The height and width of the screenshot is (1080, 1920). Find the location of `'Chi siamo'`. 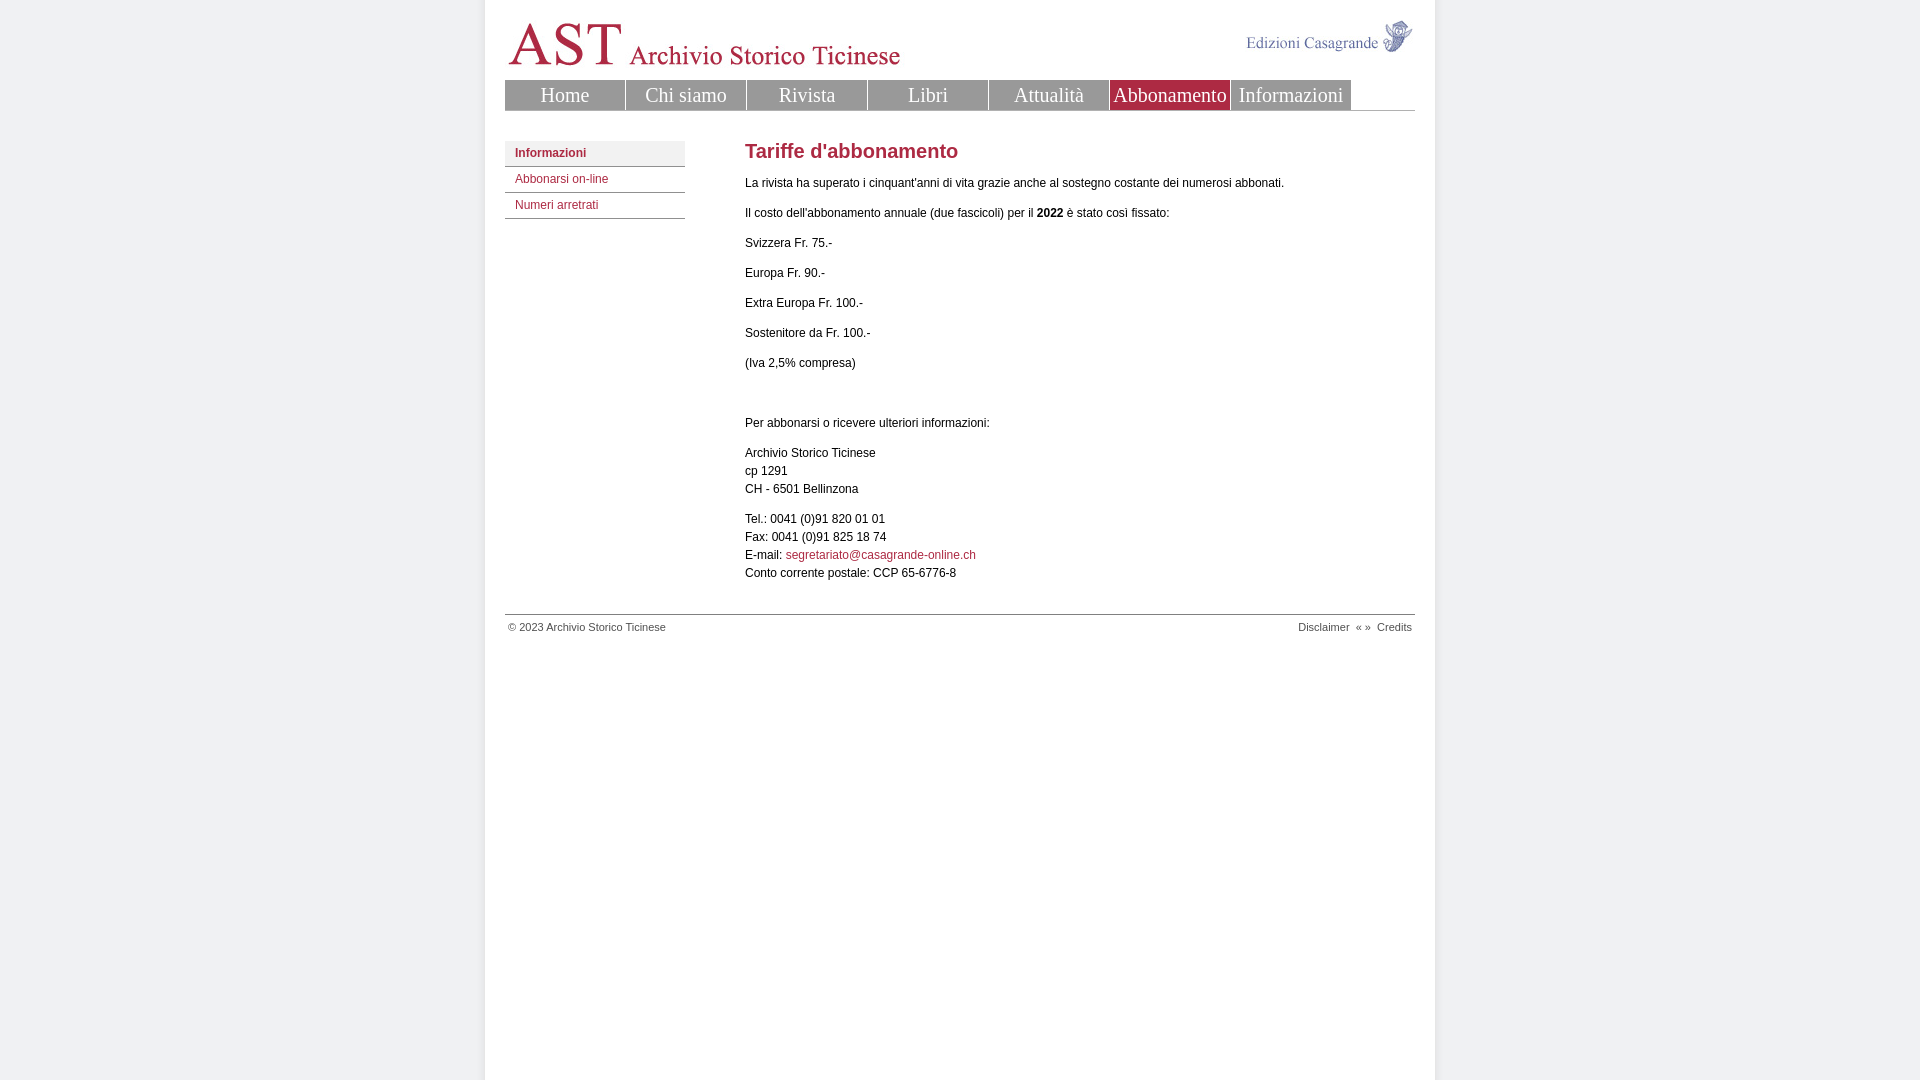

'Chi siamo' is located at coordinates (686, 95).